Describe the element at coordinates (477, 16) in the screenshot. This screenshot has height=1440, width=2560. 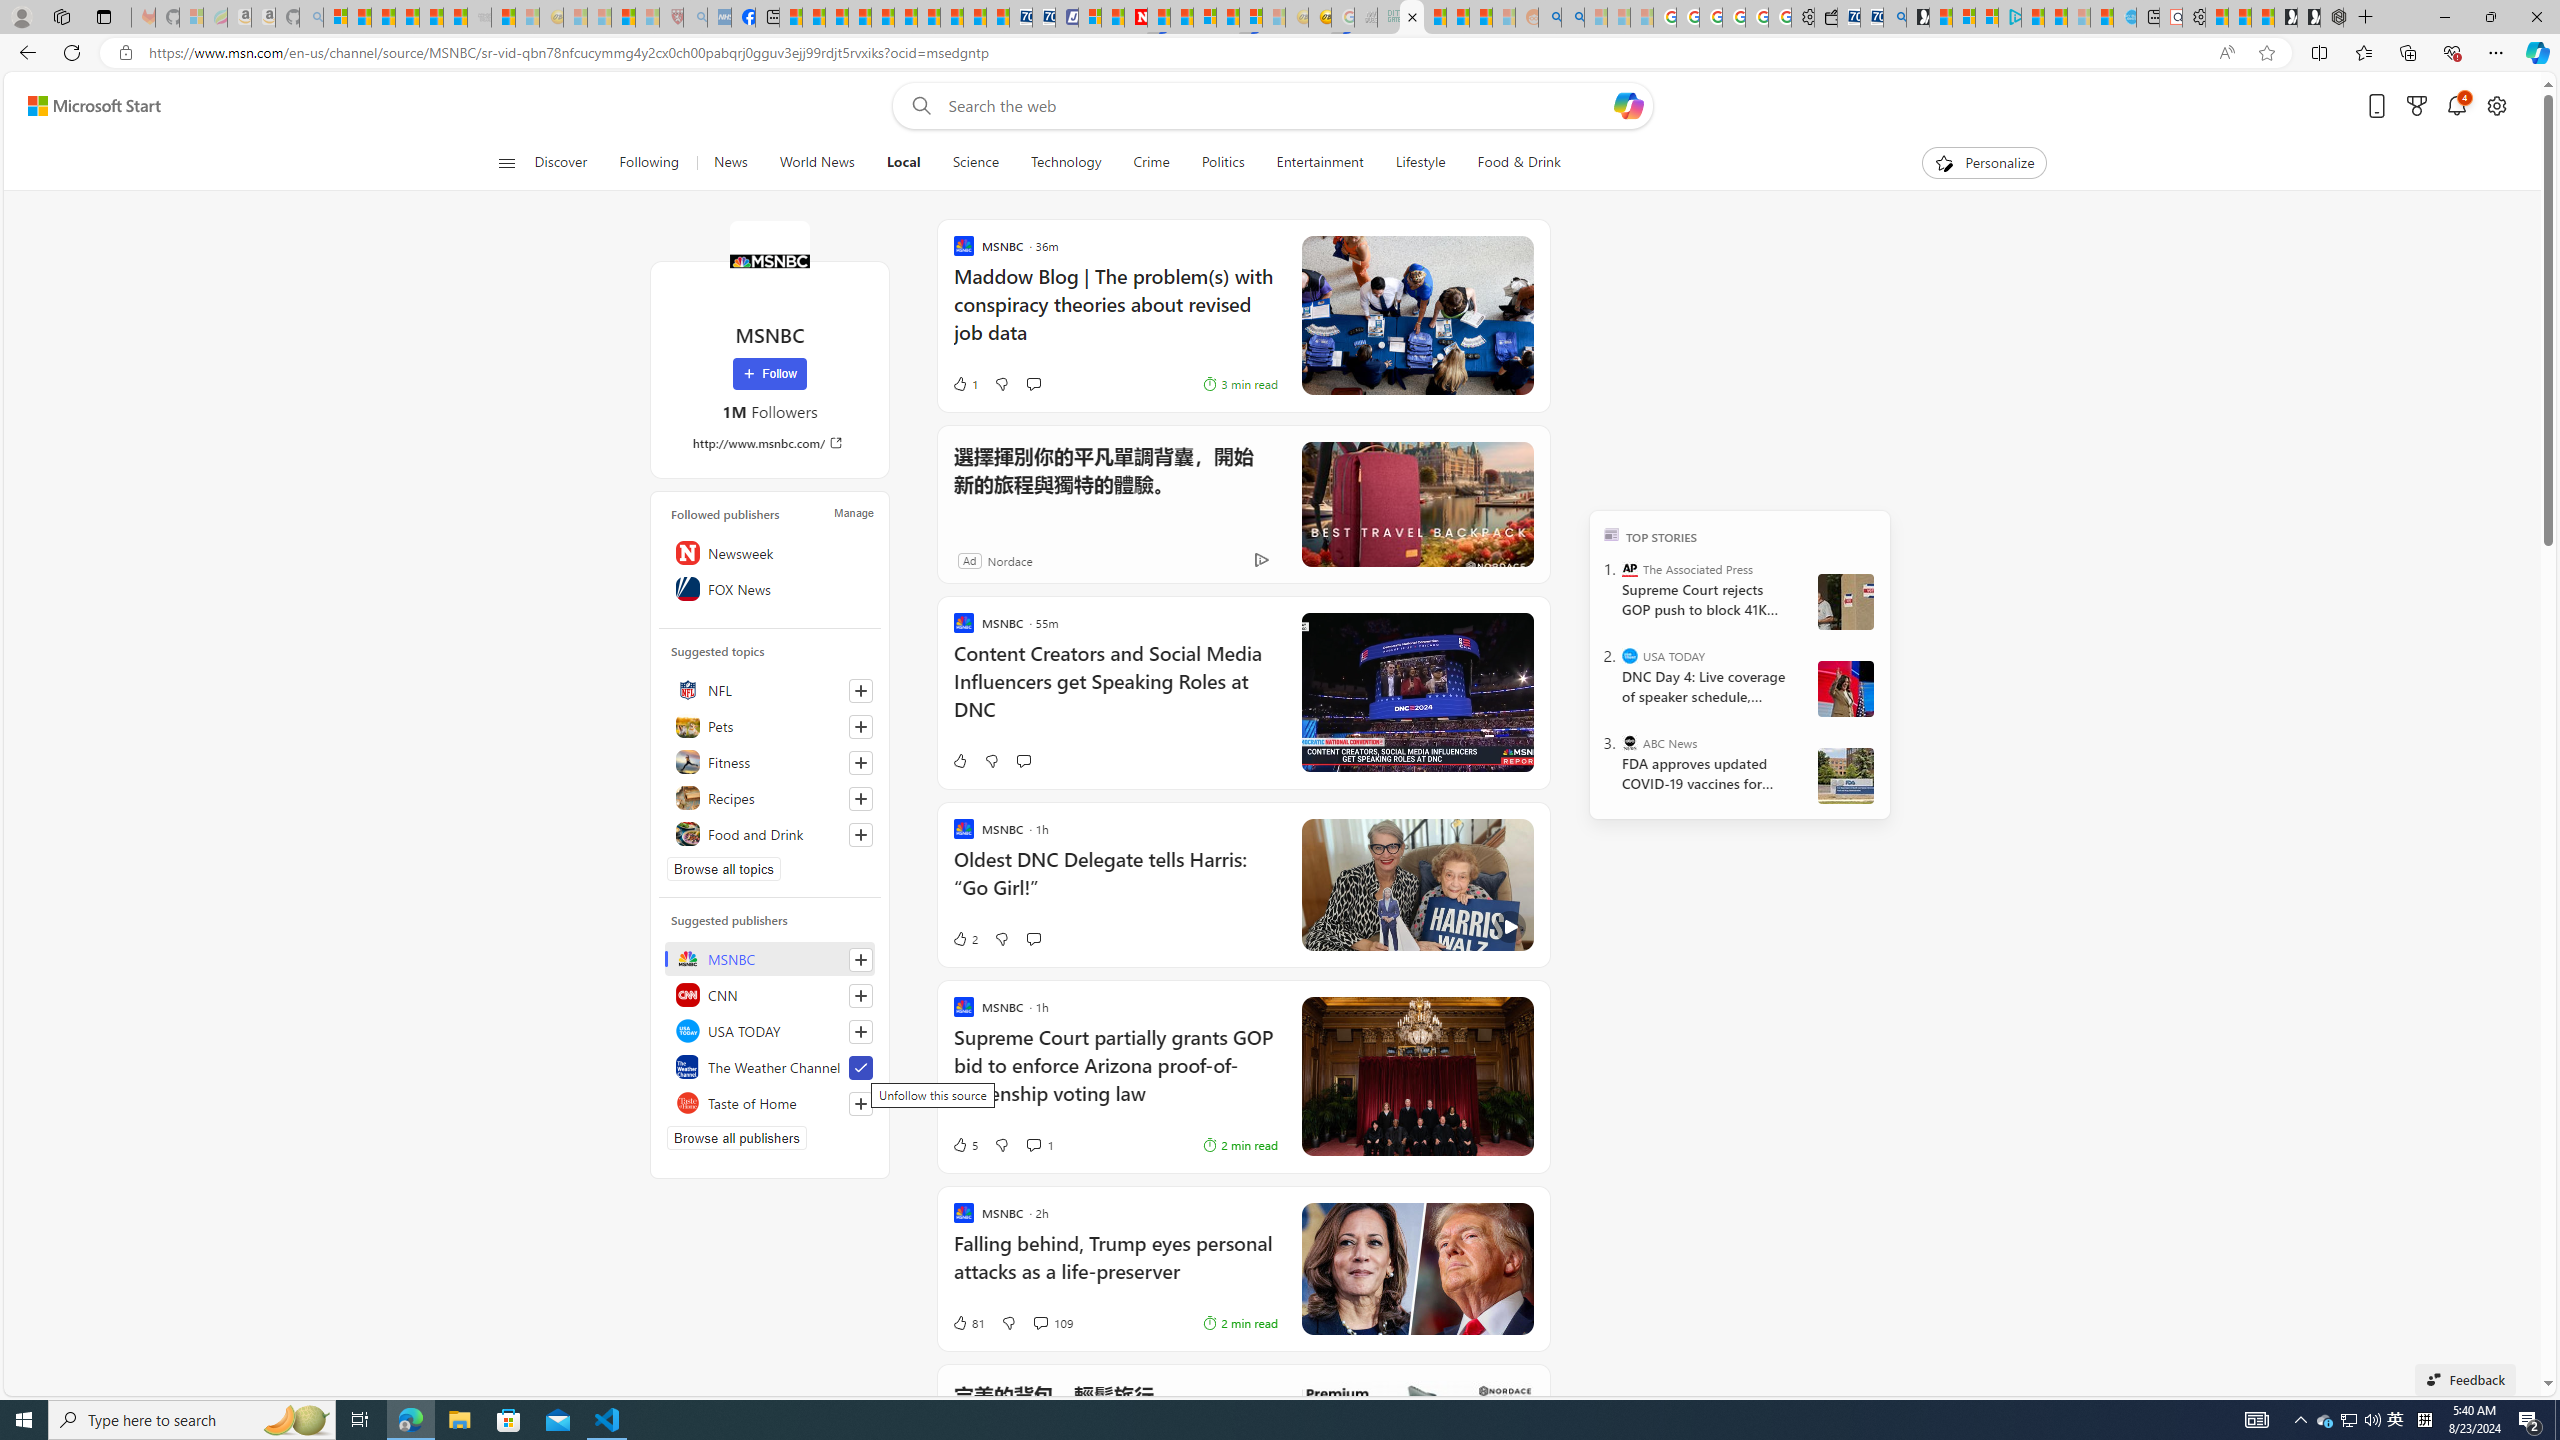
I see `'Combat Siege - Sleeping'` at that location.